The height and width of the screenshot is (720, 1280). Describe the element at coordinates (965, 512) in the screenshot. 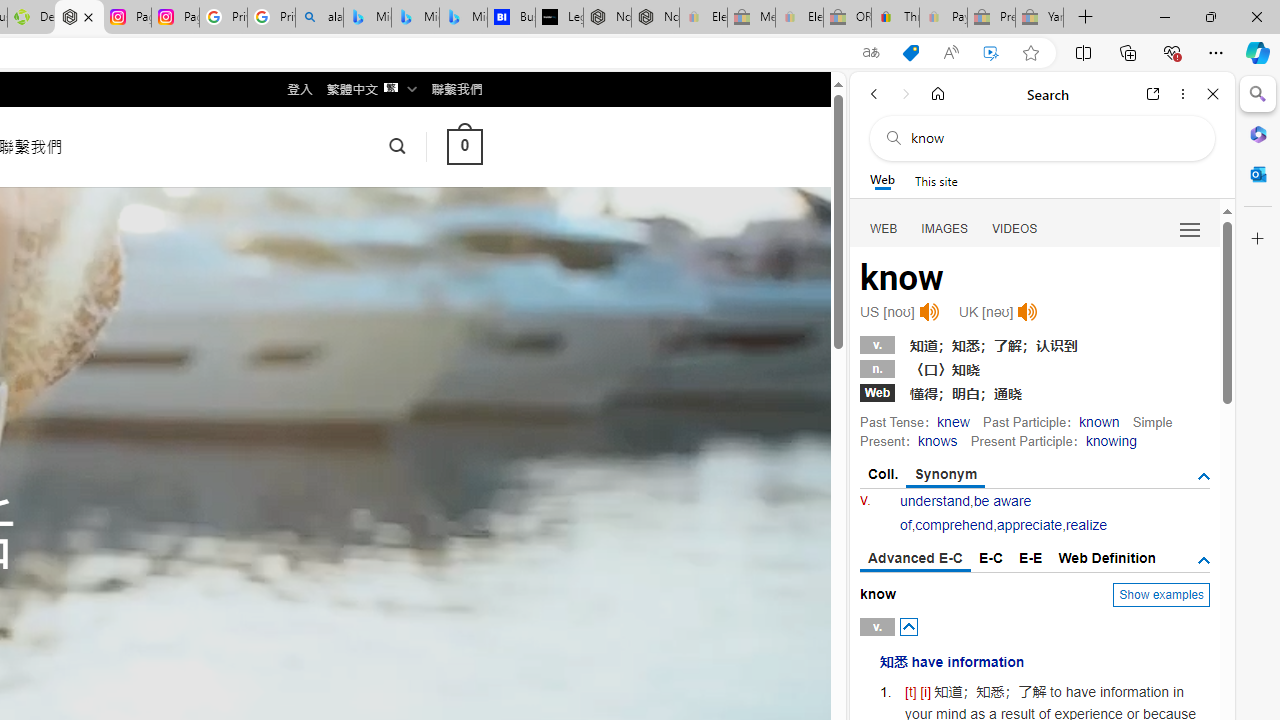

I see `'be aware of'` at that location.